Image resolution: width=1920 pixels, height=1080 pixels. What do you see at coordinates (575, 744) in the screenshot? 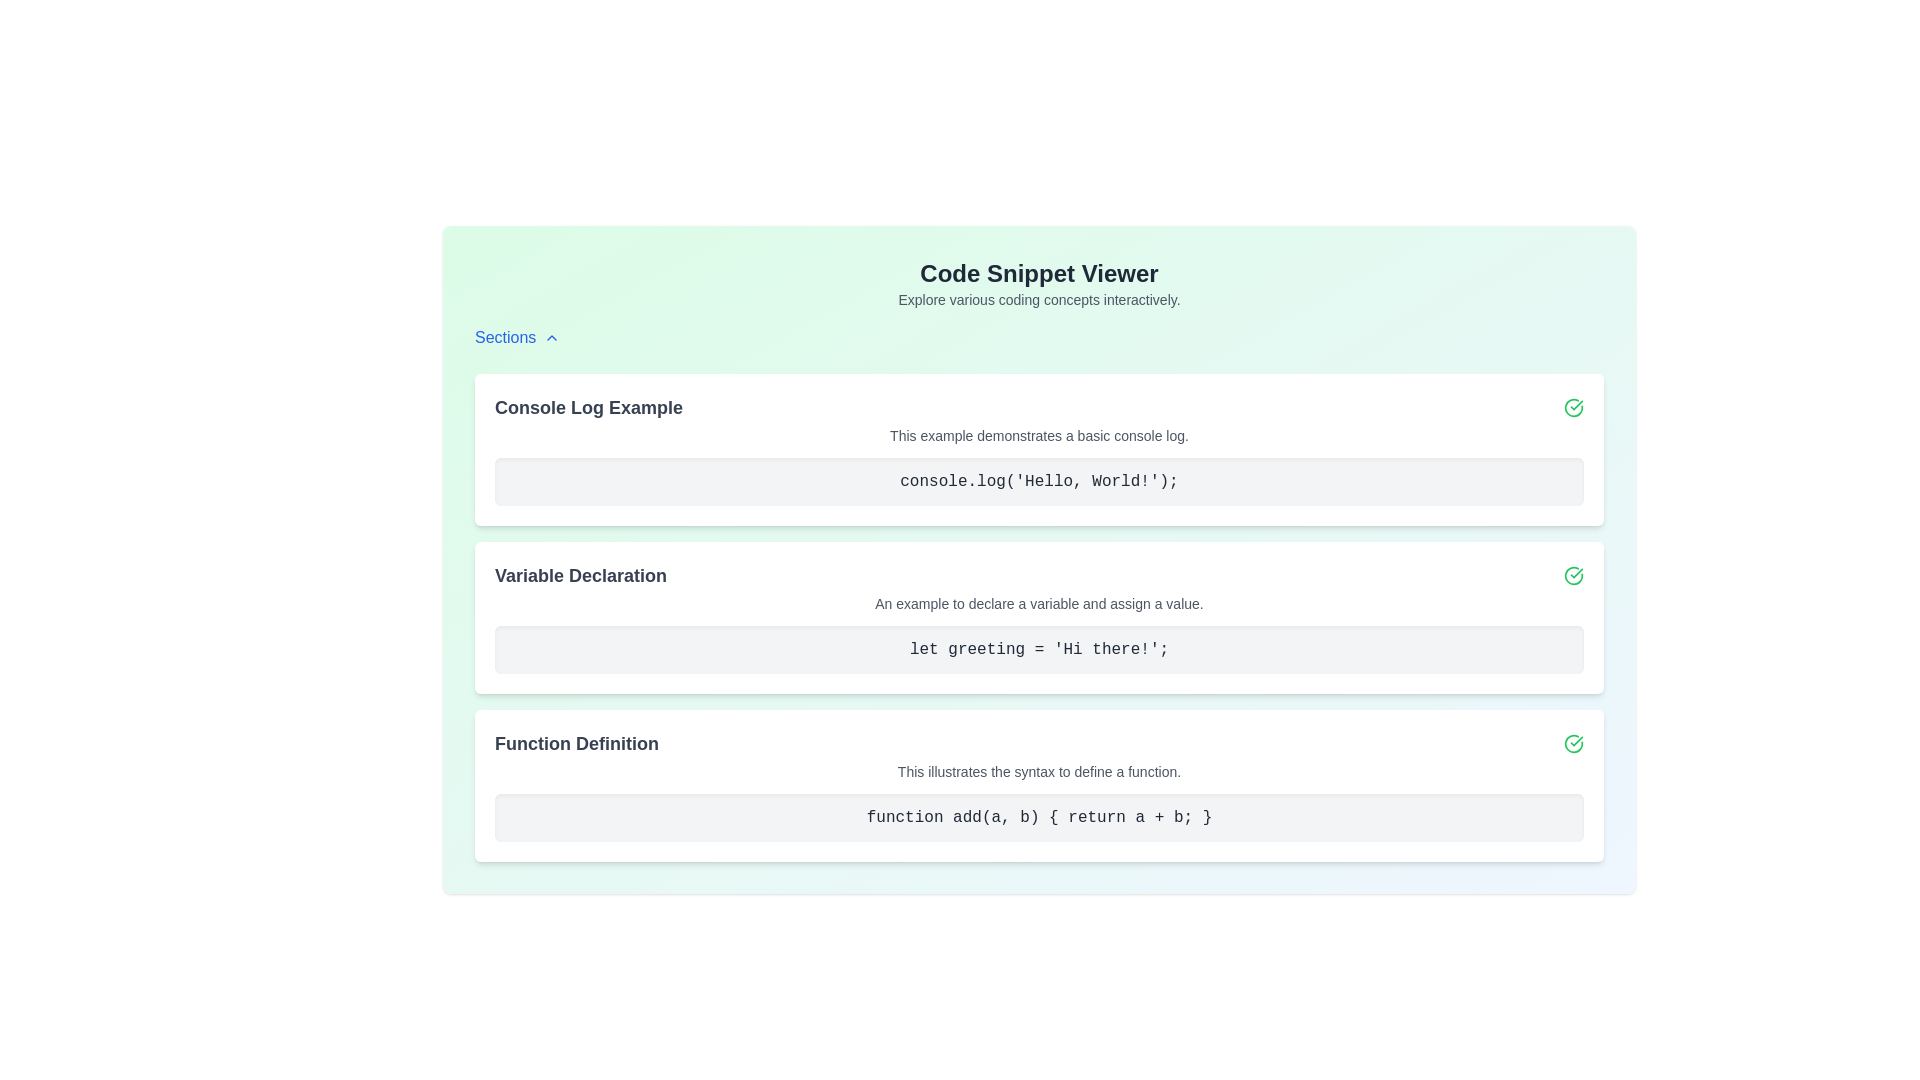
I see `the 'Function Definition' text label, which is styled in bold, large font and located in the lower section of the main content area` at bounding box center [575, 744].